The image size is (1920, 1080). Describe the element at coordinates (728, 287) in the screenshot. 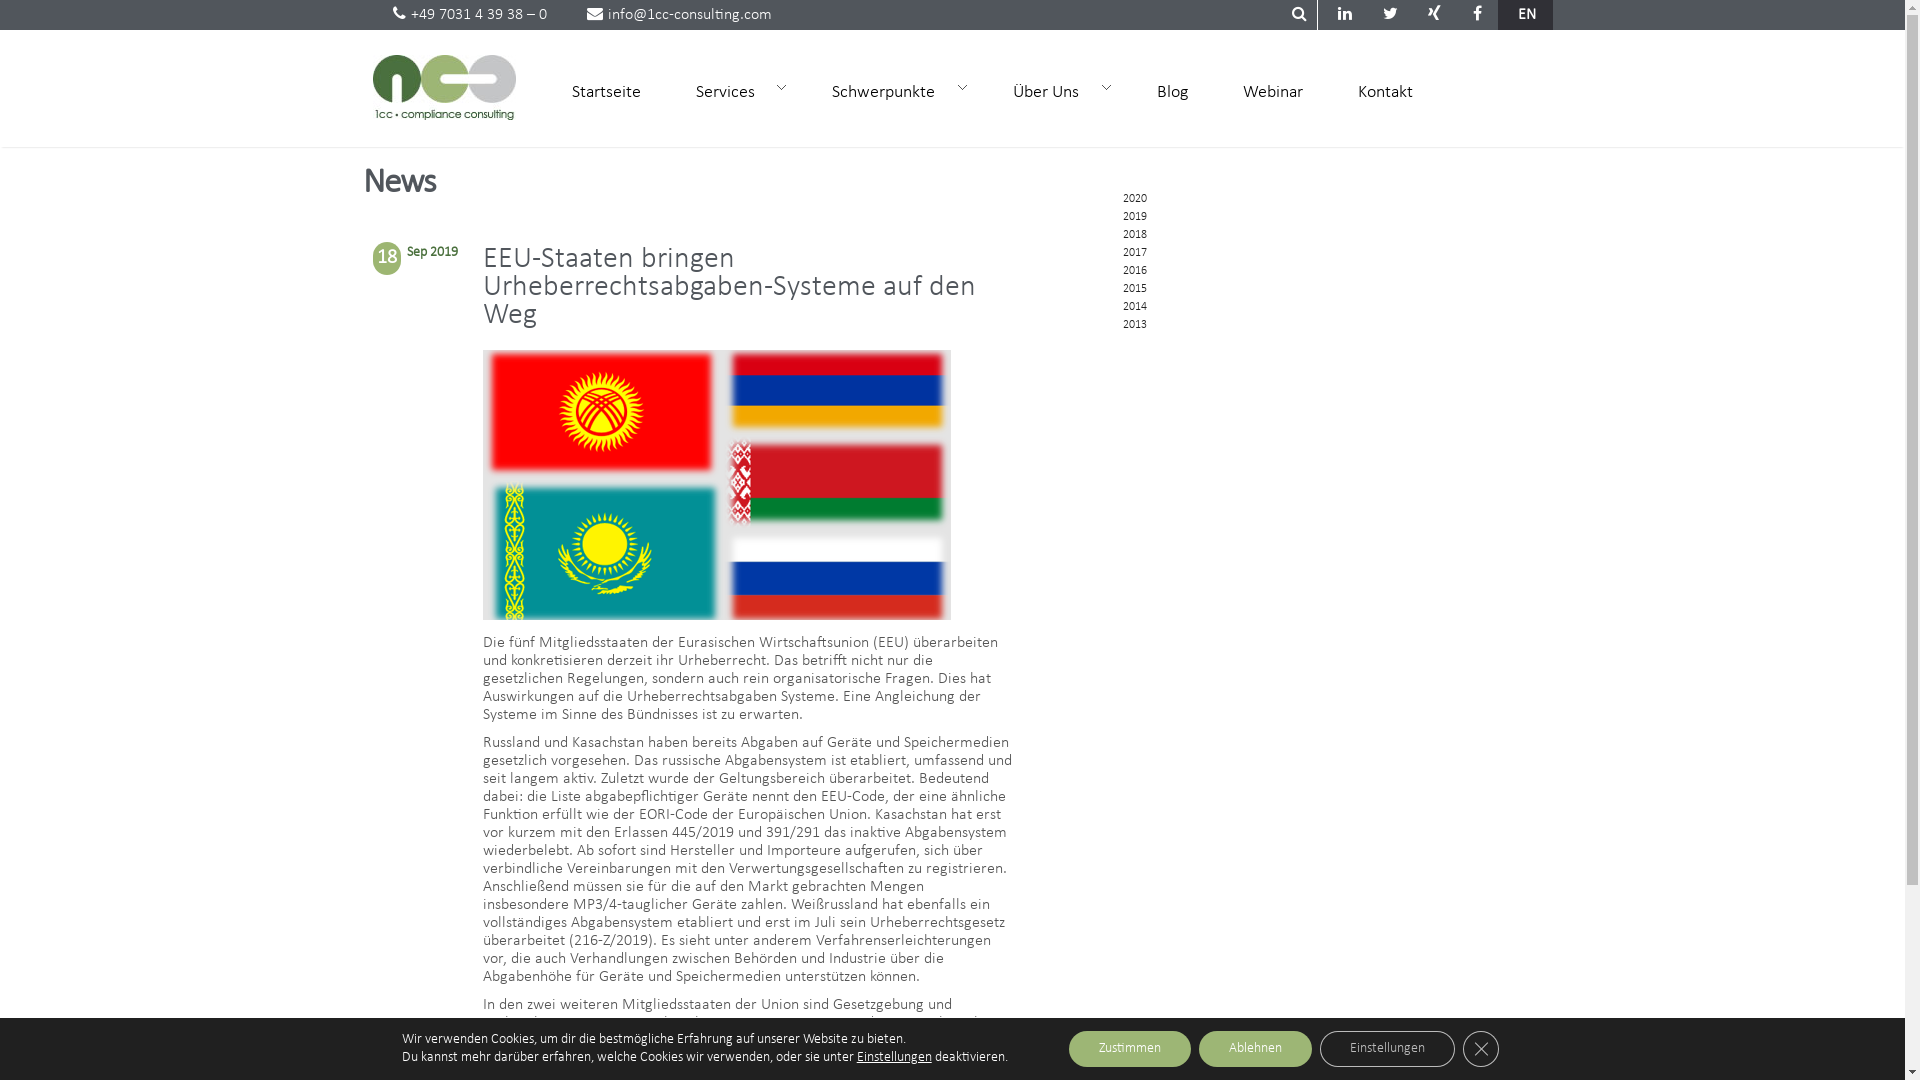

I see `'EEU-Staaten bringen Urheberrechtsabgaben-Systeme auf den Weg'` at that location.